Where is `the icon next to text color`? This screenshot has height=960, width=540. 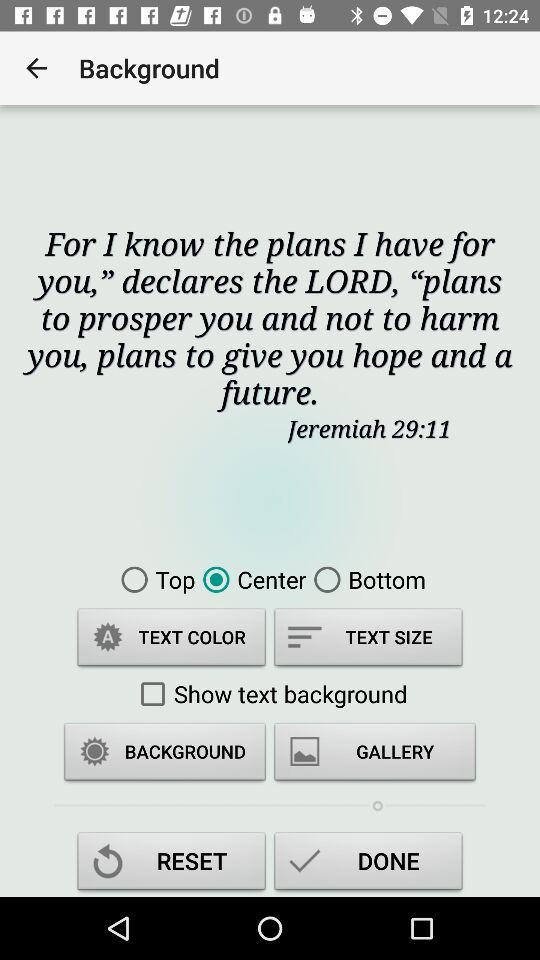
the icon next to text color is located at coordinates (367, 639).